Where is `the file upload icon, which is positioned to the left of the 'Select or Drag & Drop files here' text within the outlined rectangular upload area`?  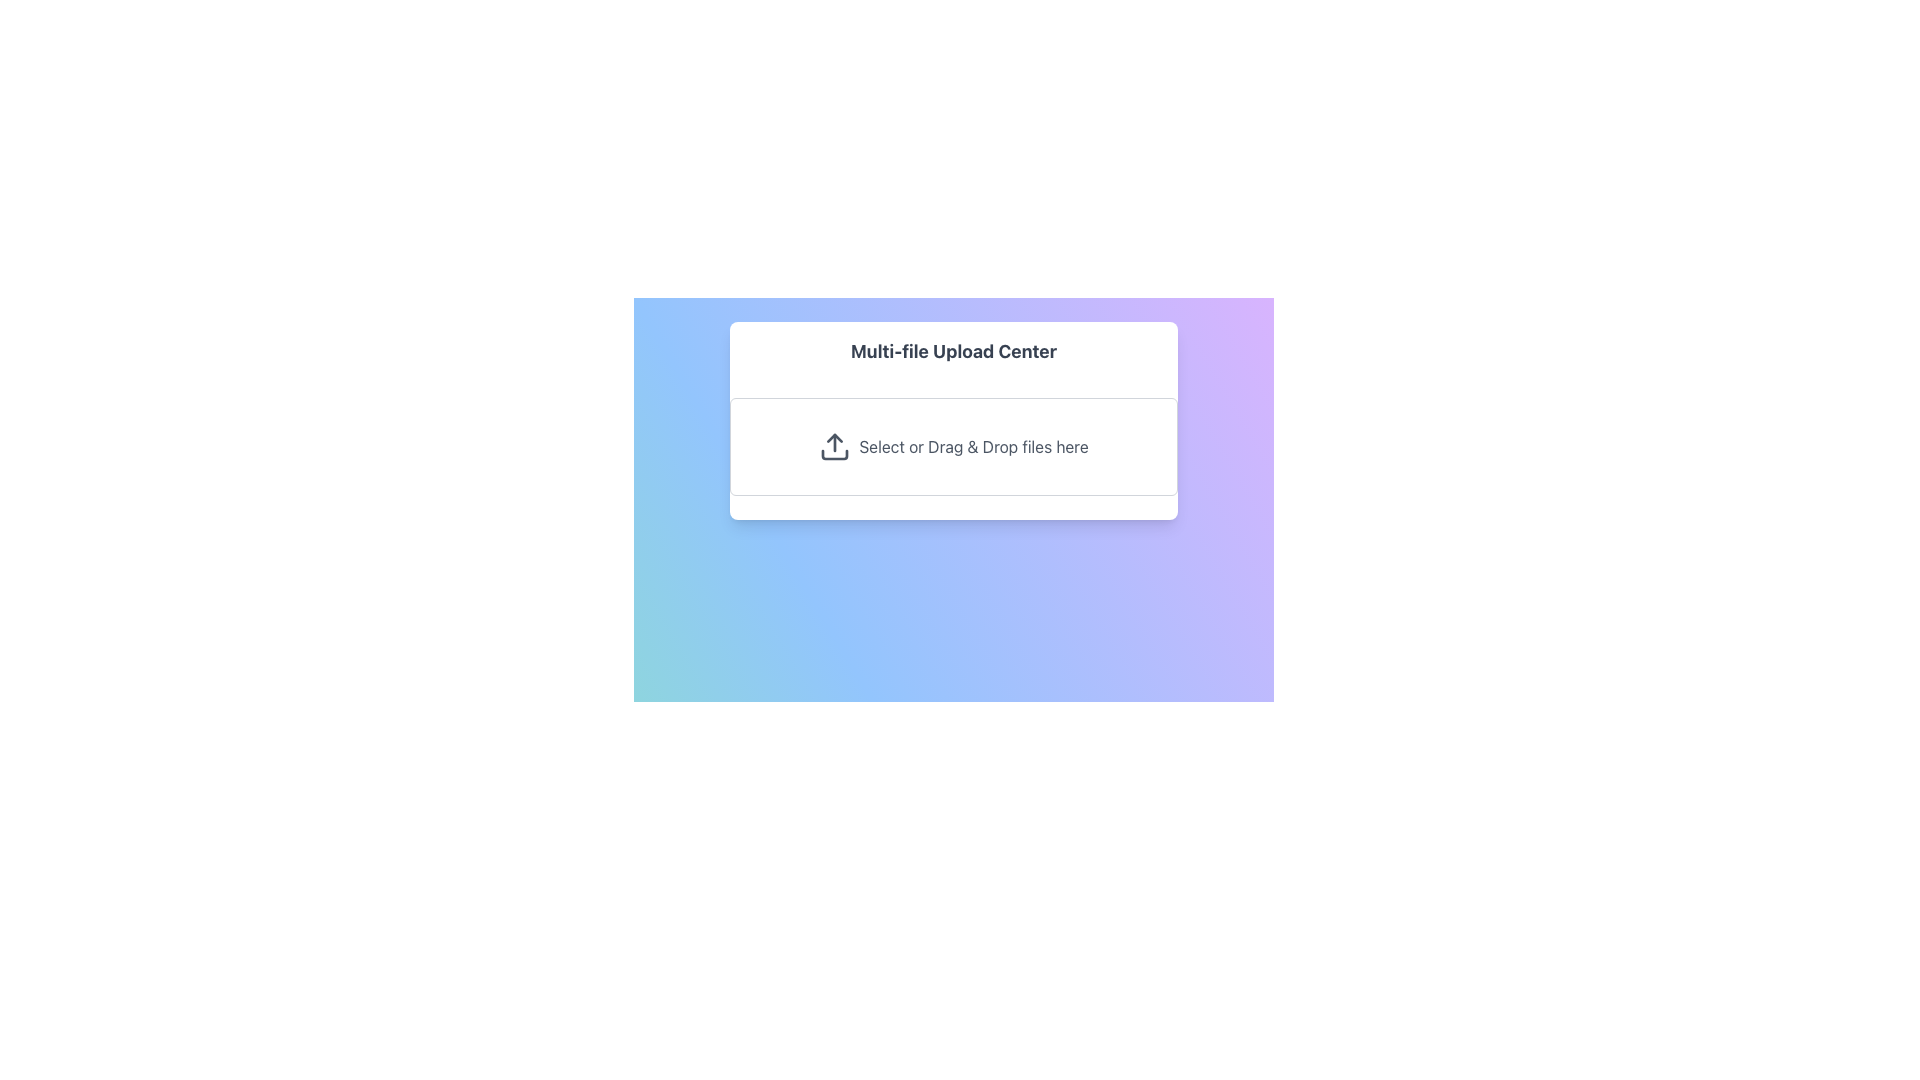
the file upload icon, which is positioned to the left of the 'Select or Drag & Drop files here' text within the outlined rectangular upload area is located at coordinates (835, 446).